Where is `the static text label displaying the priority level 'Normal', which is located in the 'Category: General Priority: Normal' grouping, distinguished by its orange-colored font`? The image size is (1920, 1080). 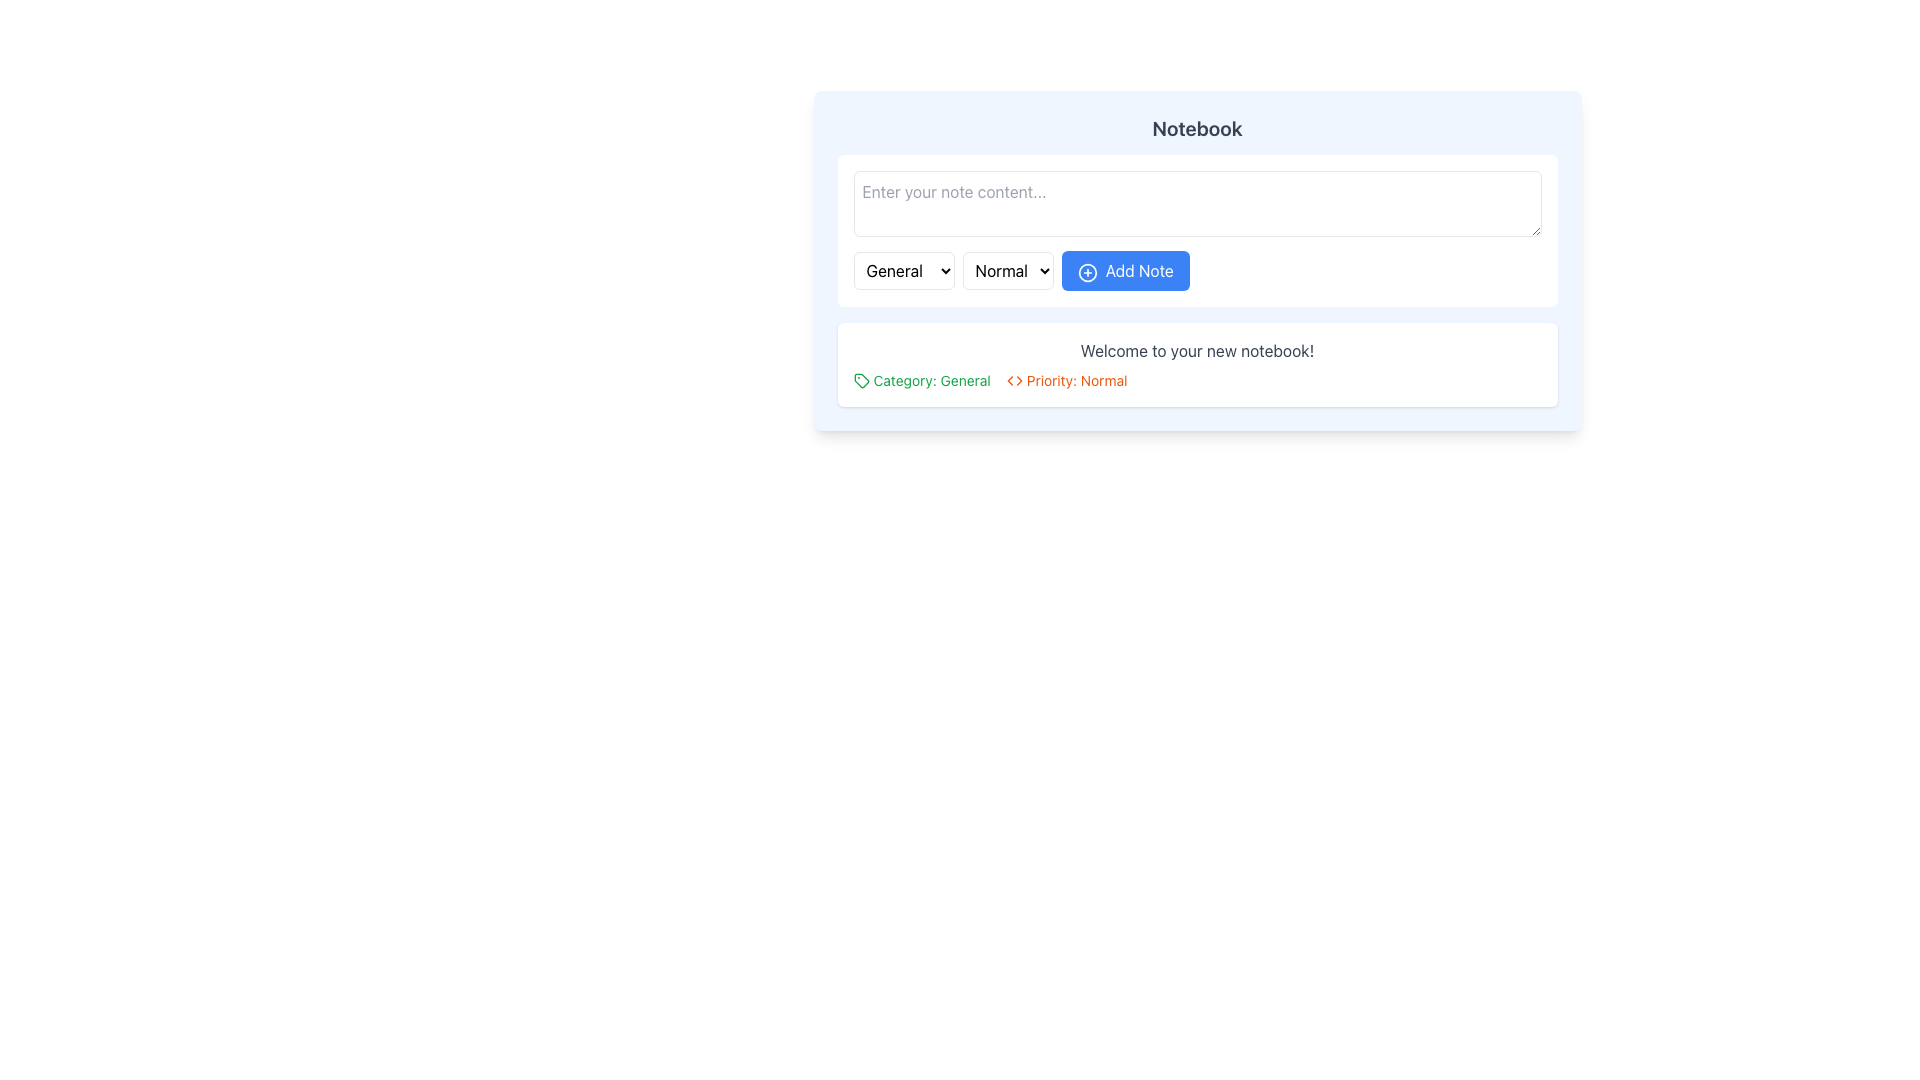
the static text label displaying the priority level 'Normal', which is located in the 'Category: General Priority: Normal' grouping, distinguished by its orange-colored font is located at coordinates (1066, 381).